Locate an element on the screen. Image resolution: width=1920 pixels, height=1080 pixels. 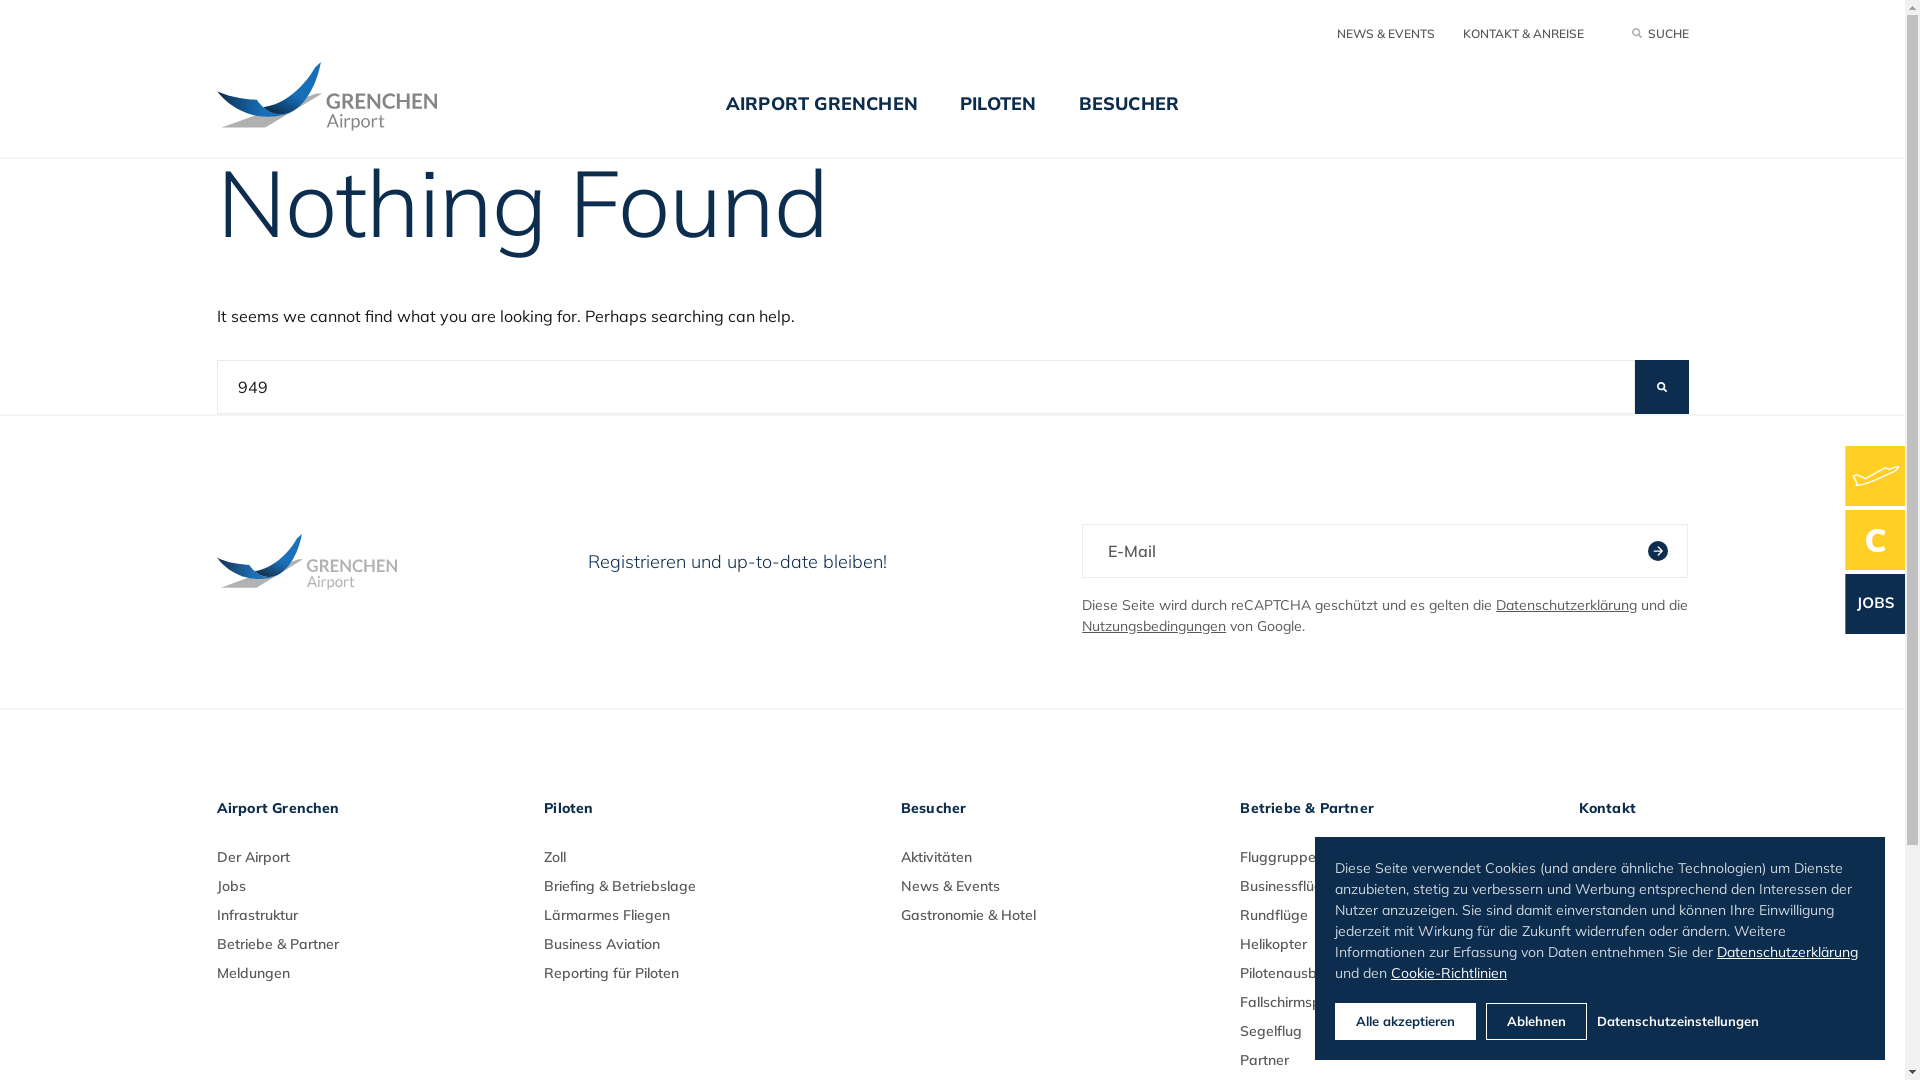
'Jobs' is located at coordinates (230, 885).